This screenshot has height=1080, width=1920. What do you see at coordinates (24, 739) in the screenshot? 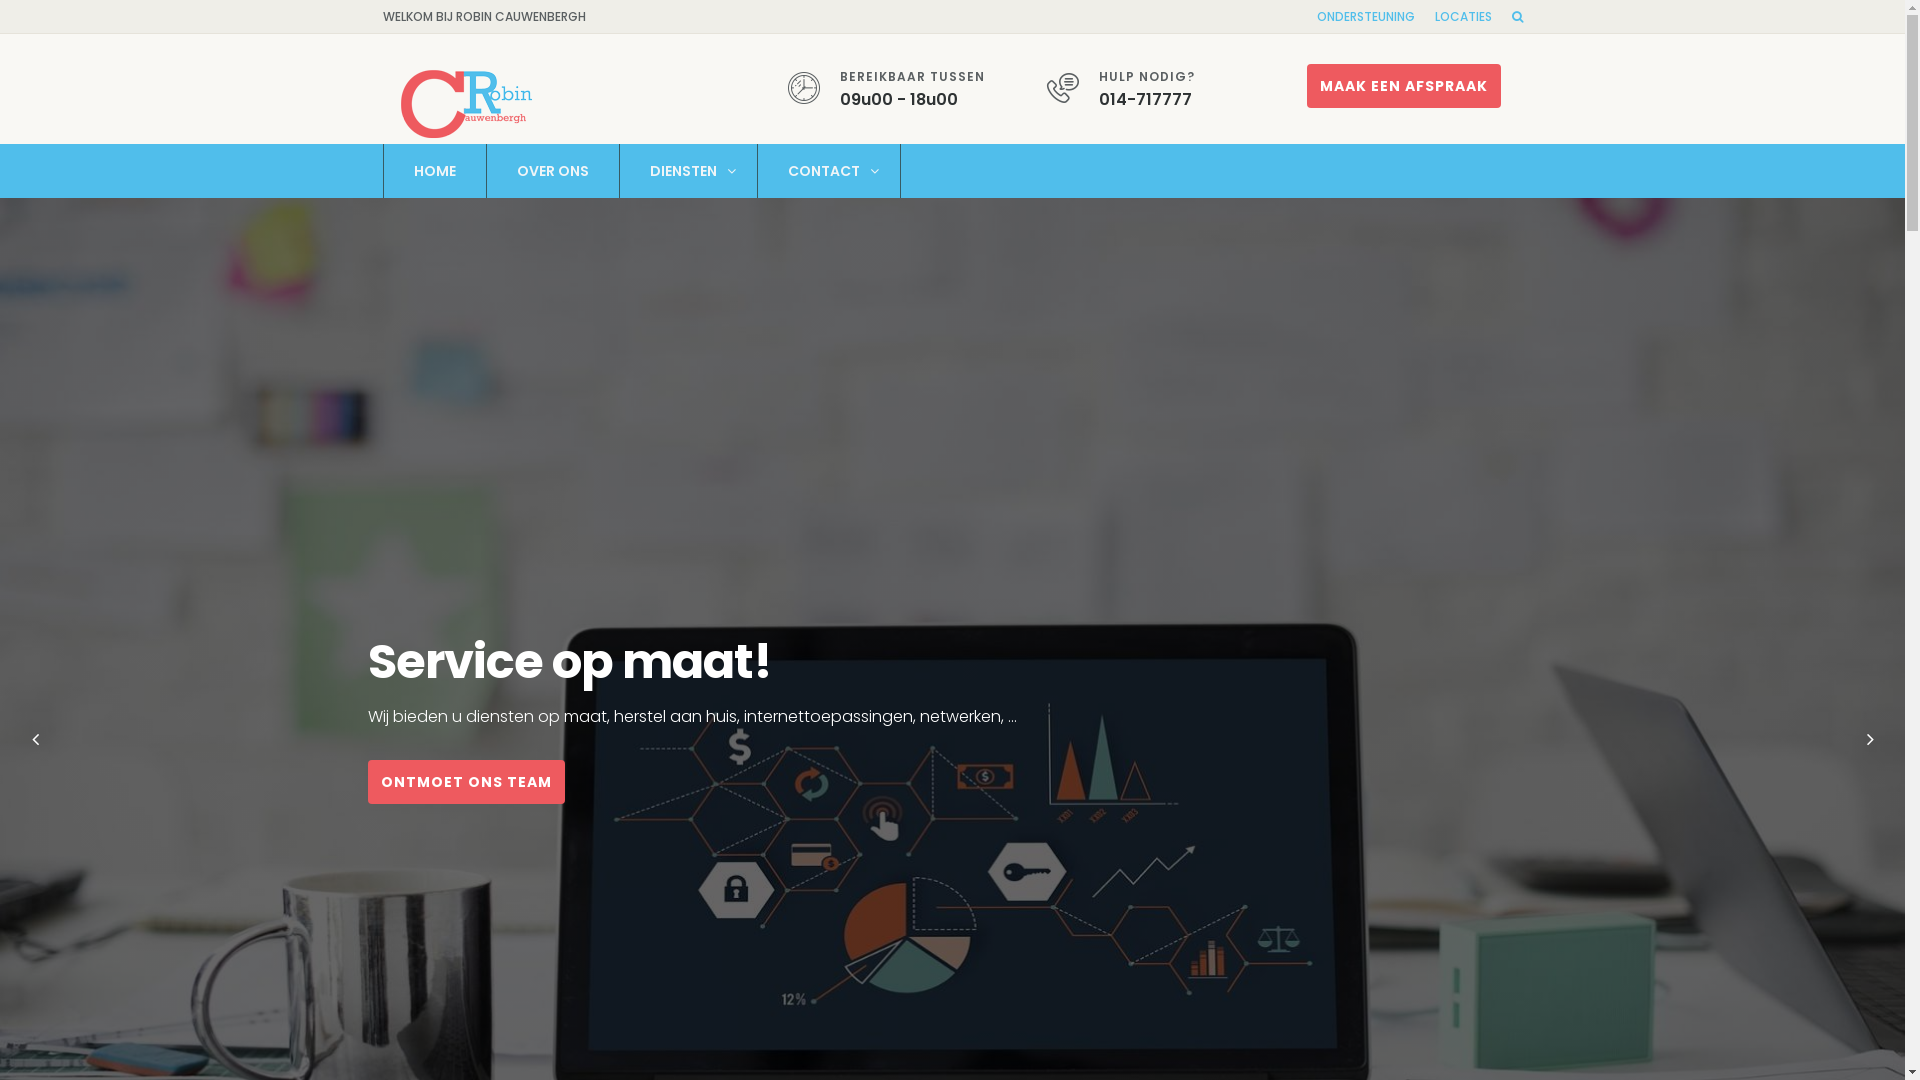
I see `'Previous'` at bounding box center [24, 739].